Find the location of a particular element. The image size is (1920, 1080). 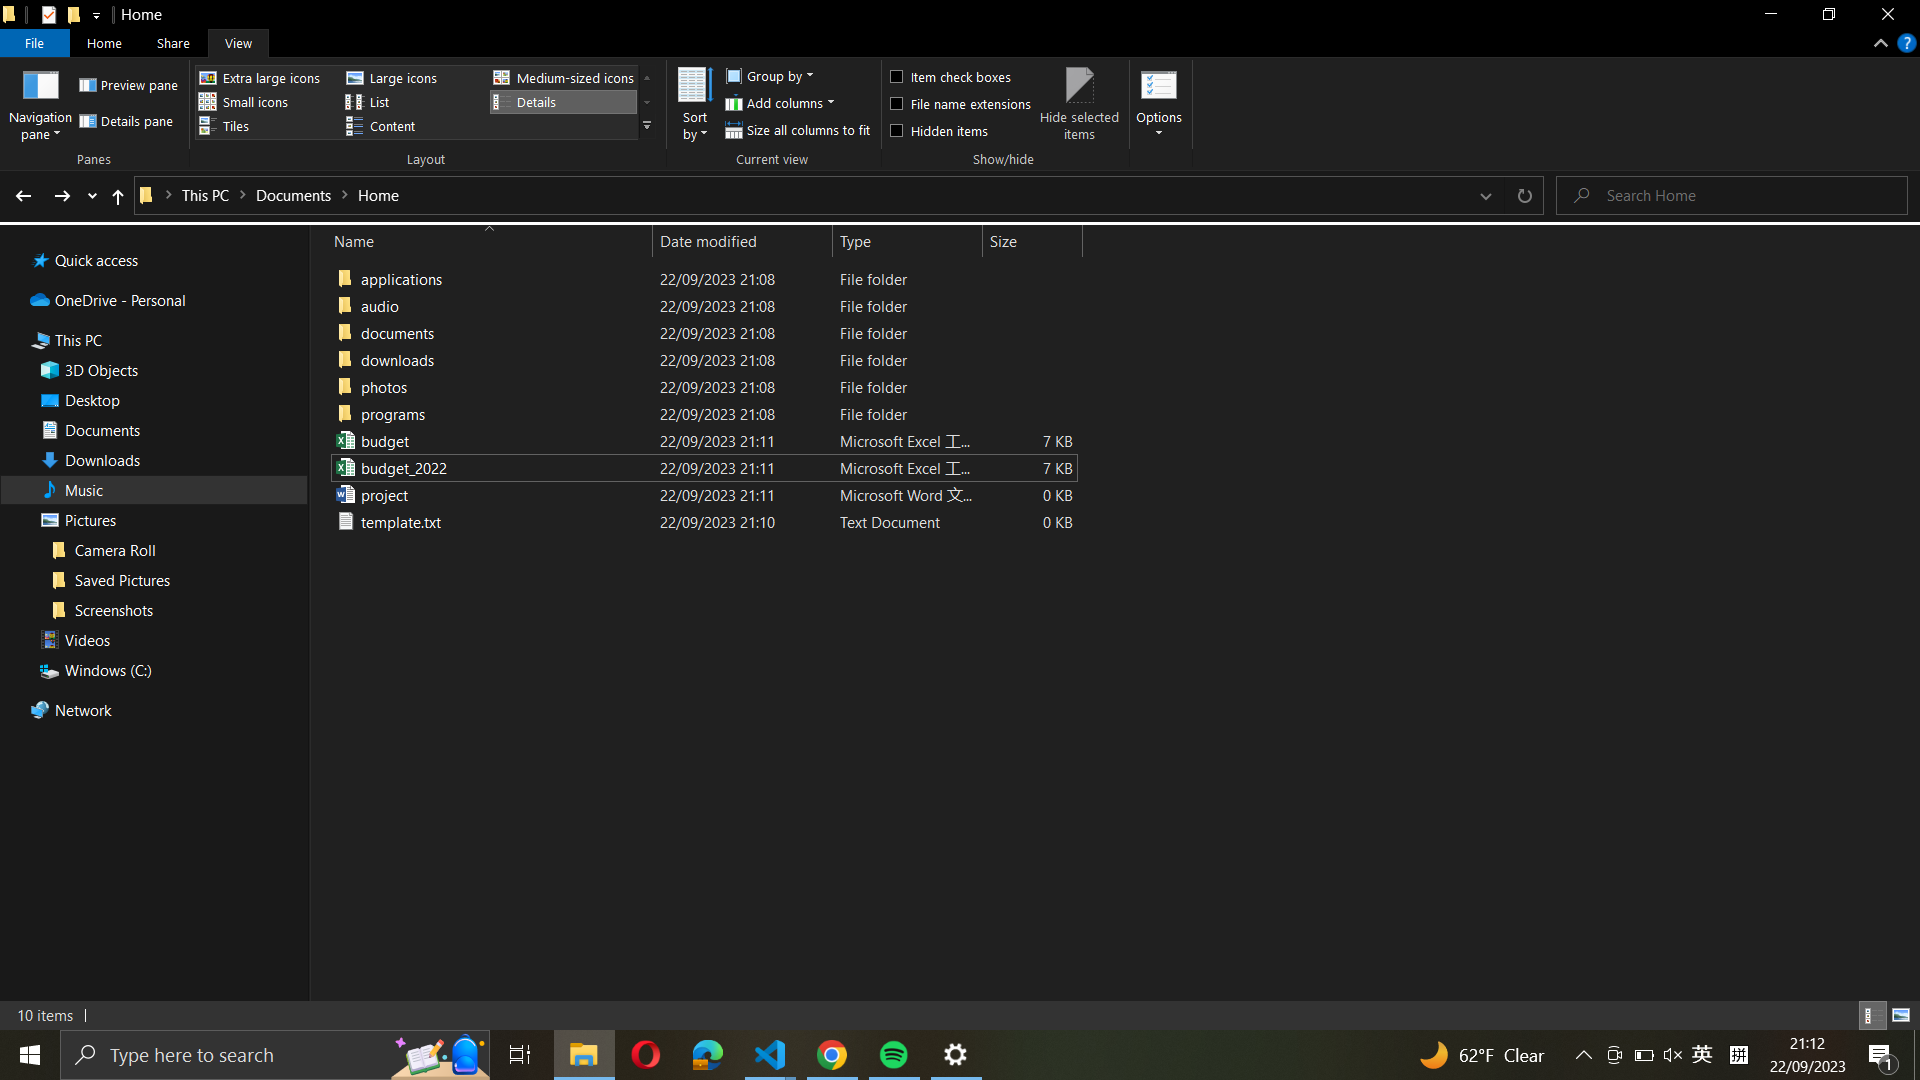

Sort the files in the "documents" folder by name is located at coordinates (700, 358).